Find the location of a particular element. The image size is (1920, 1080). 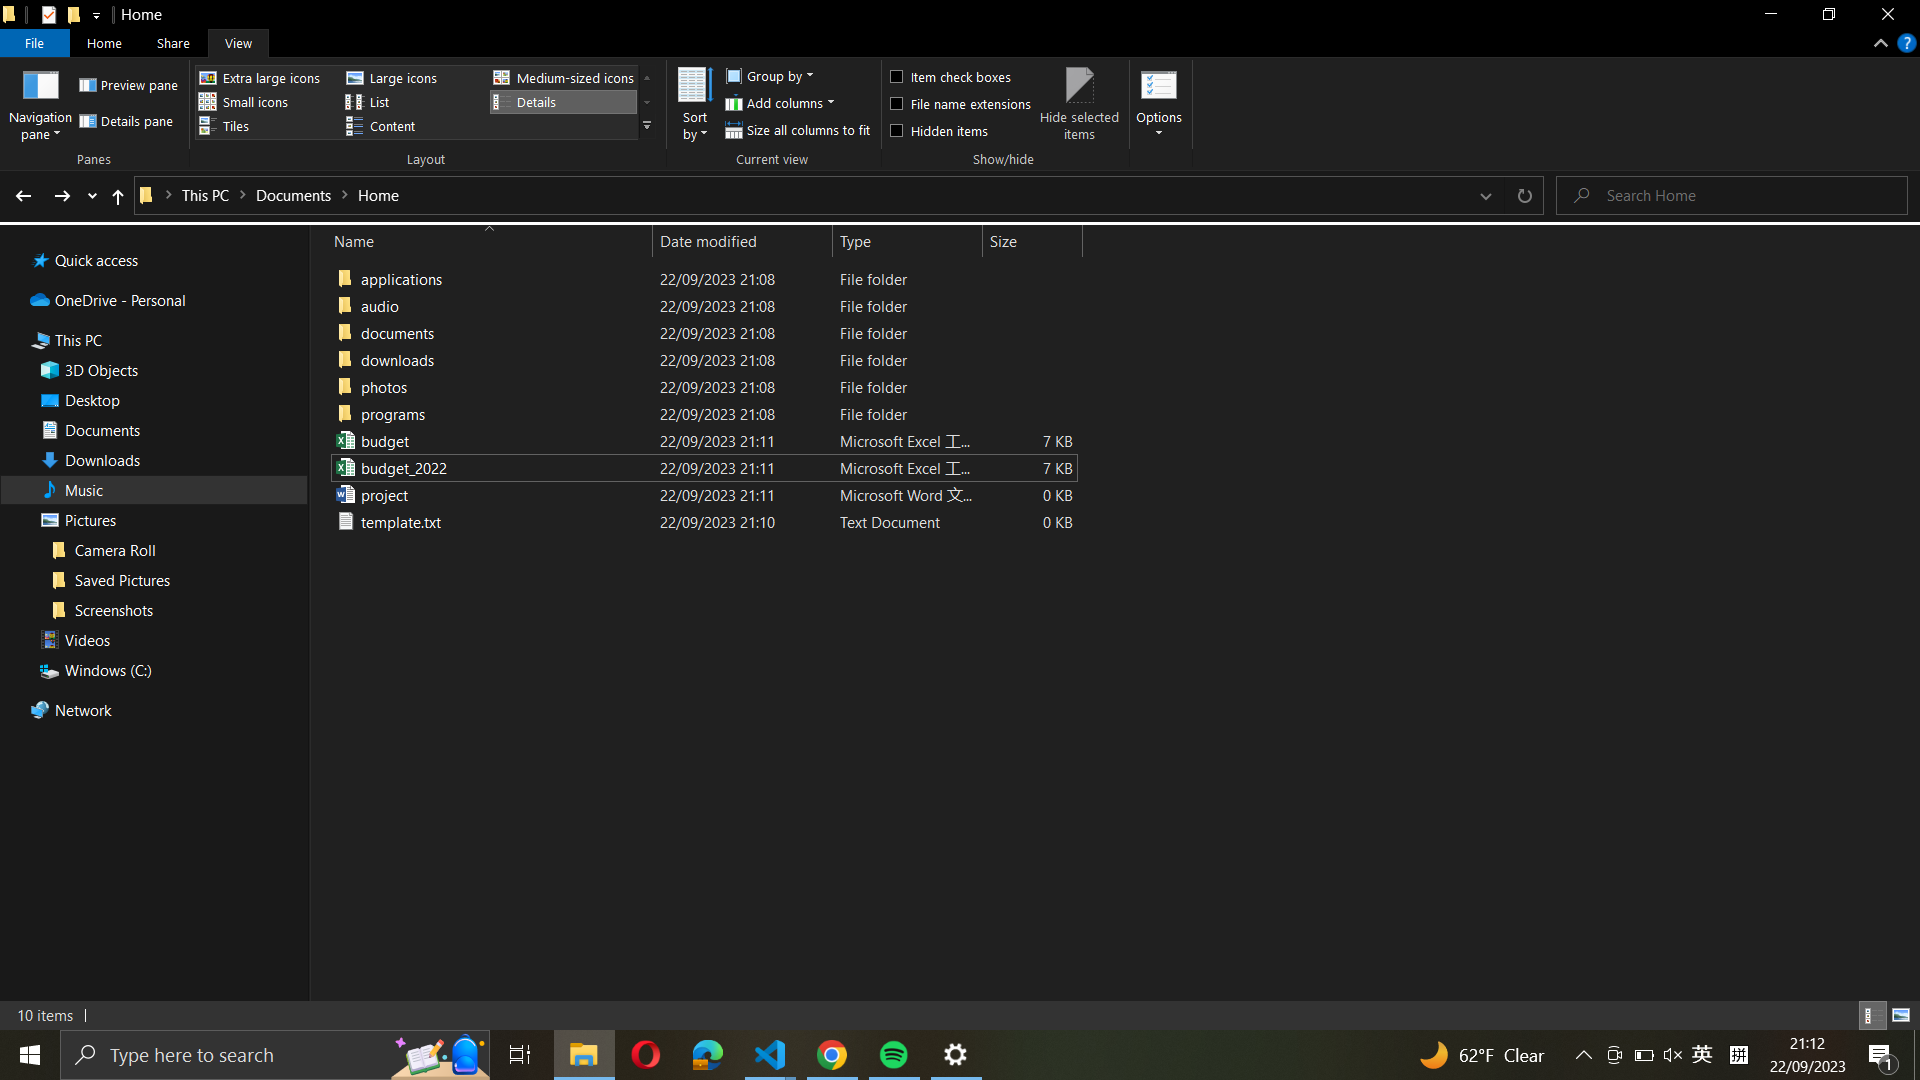

Sort the files in the "documents" folder by name is located at coordinates (700, 358).